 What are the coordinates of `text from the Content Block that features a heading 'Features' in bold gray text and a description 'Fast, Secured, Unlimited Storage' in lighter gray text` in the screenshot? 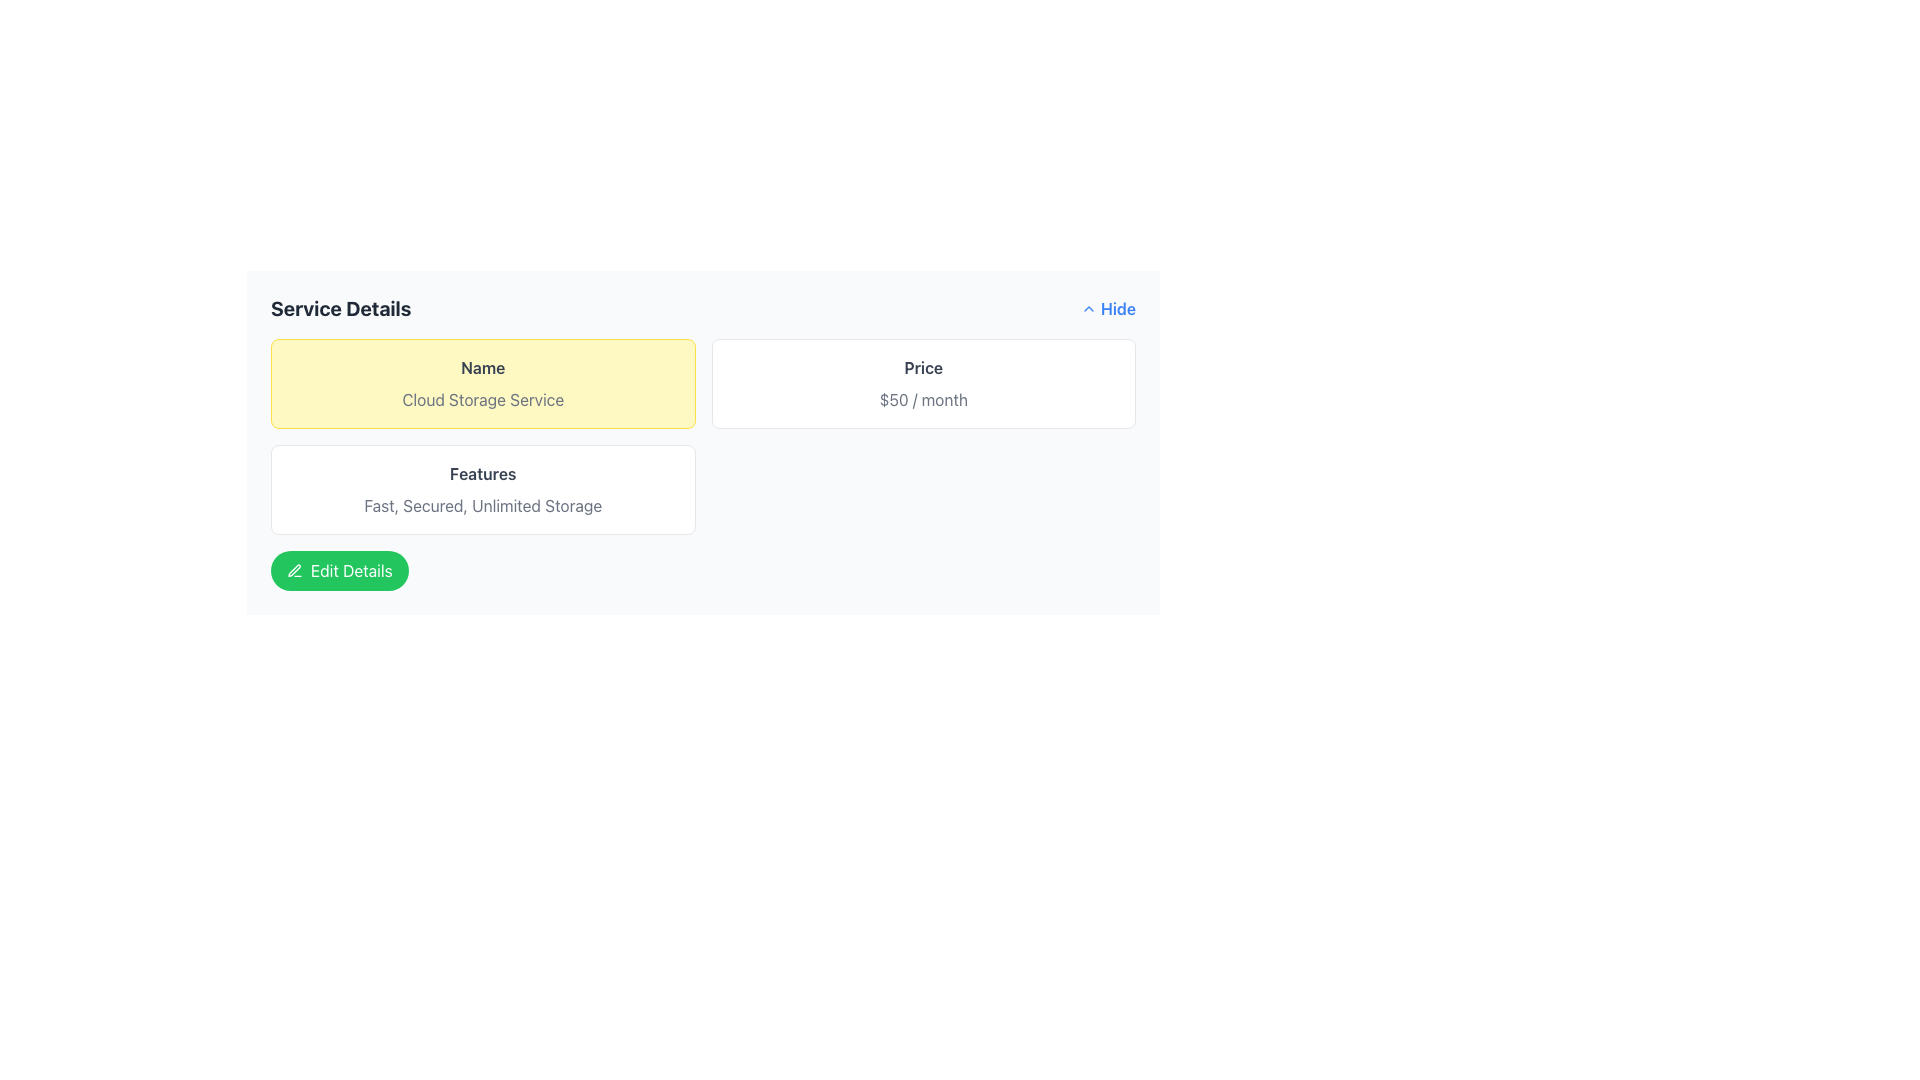 It's located at (483, 489).